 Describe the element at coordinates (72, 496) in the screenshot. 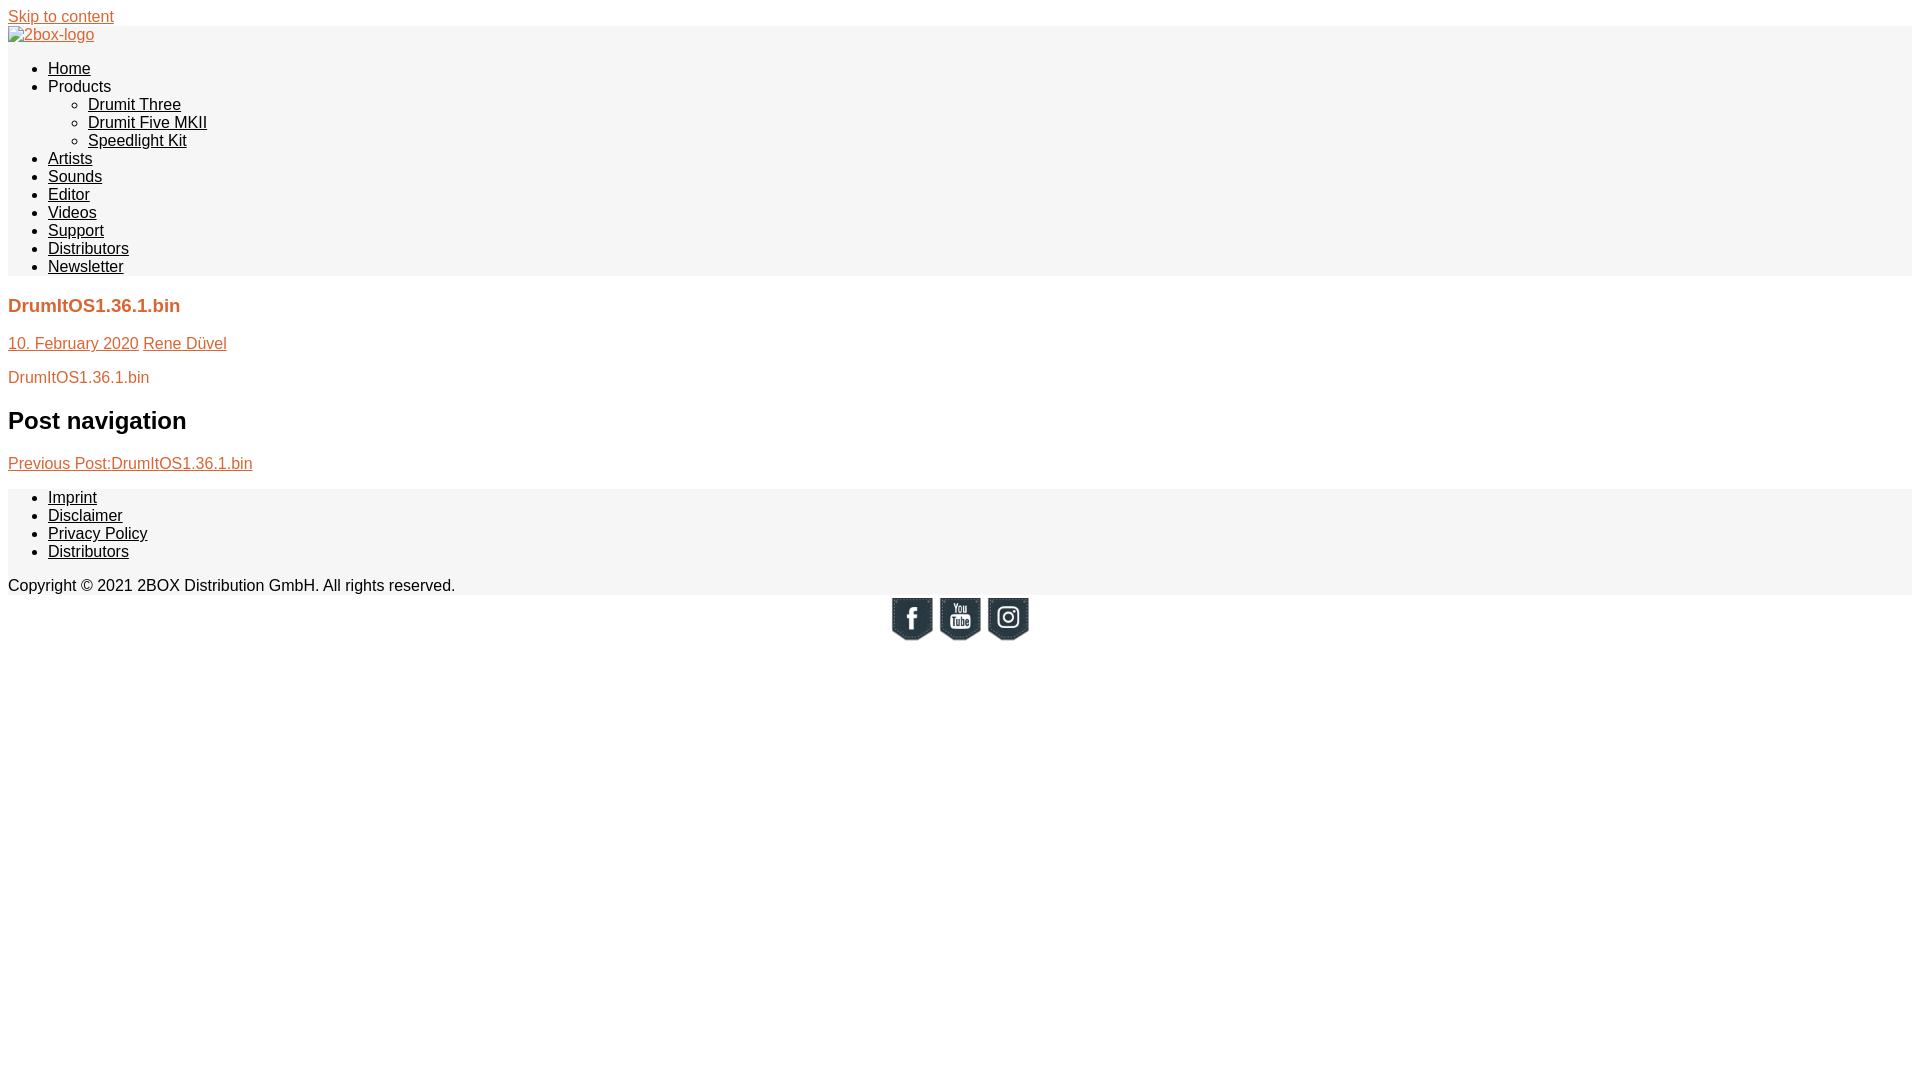

I see `'Imprint'` at that location.